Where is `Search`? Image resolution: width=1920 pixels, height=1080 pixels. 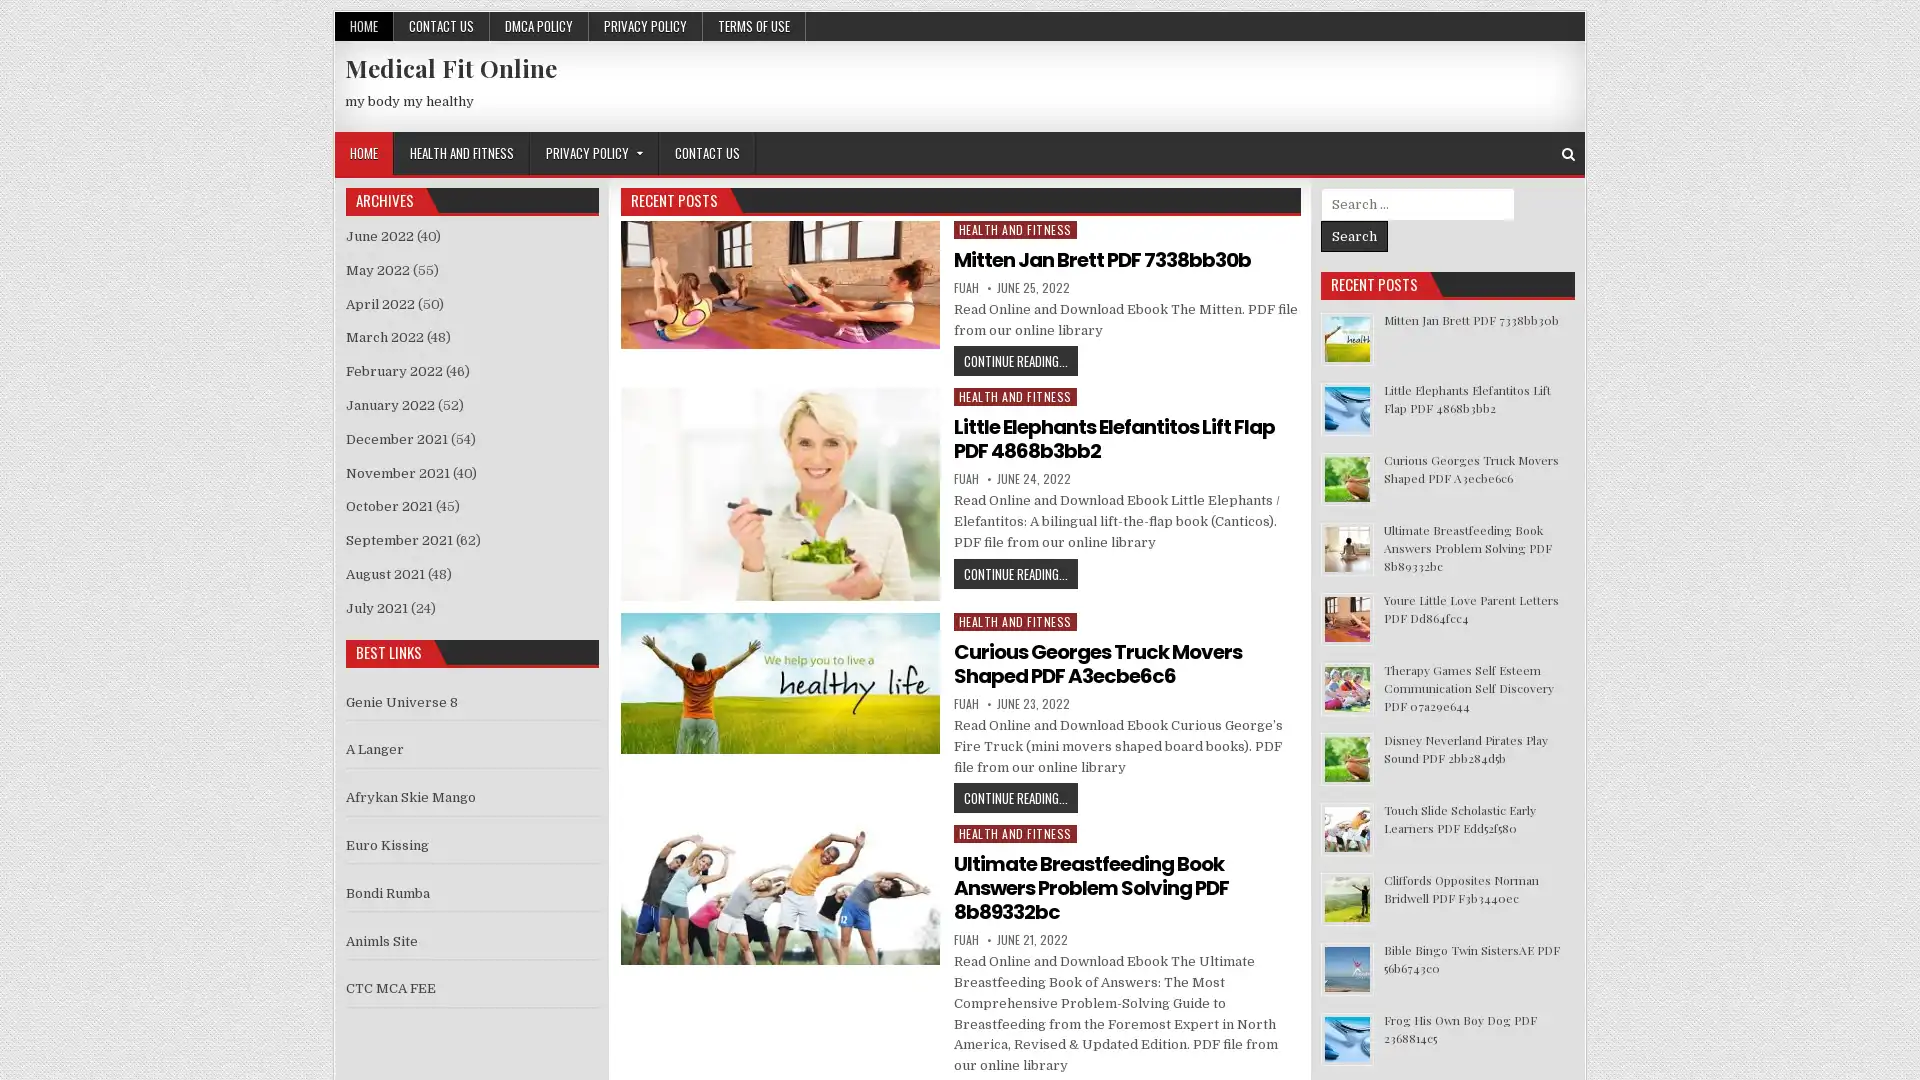 Search is located at coordinates (1354, 235).